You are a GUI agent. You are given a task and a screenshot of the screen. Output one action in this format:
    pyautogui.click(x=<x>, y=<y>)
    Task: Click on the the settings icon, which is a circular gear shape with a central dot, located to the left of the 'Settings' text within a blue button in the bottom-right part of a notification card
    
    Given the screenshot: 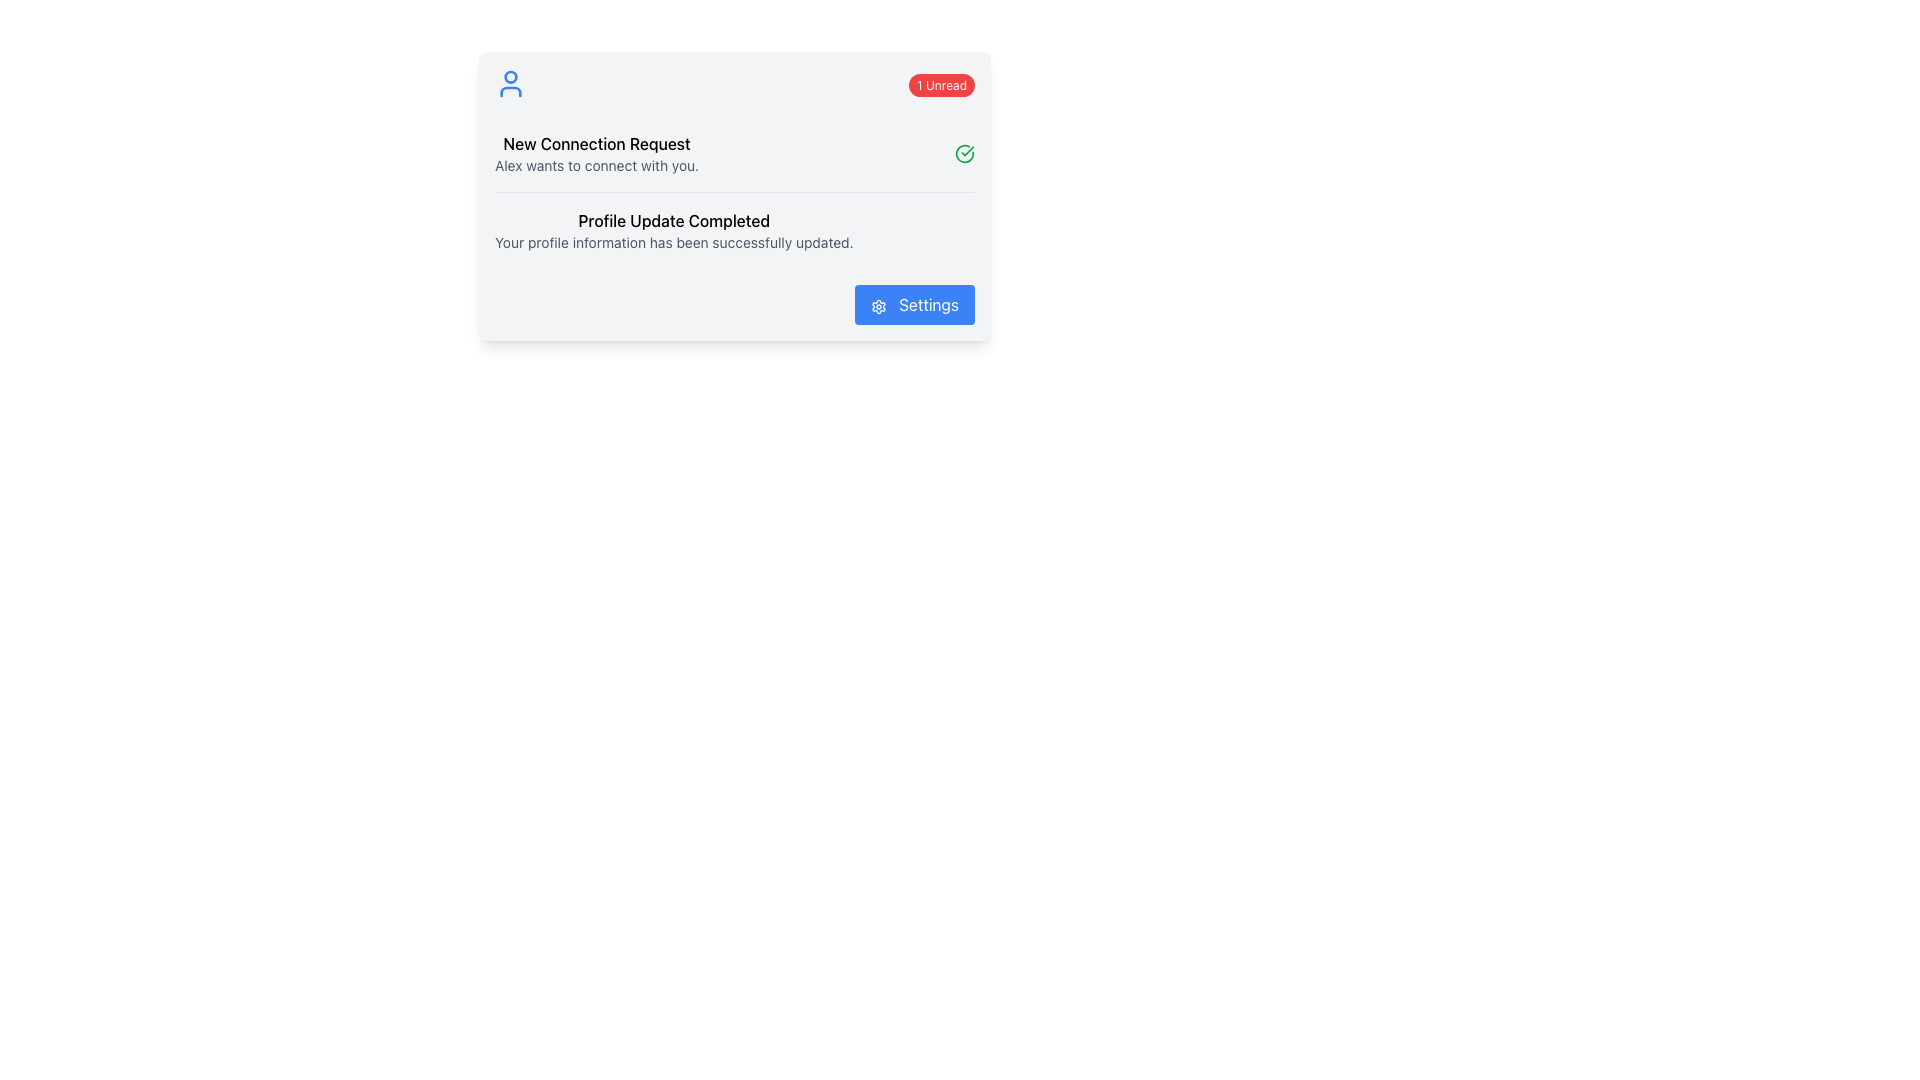 What is the action you would take?
    pyautogui.click(x=878, y=306)
    